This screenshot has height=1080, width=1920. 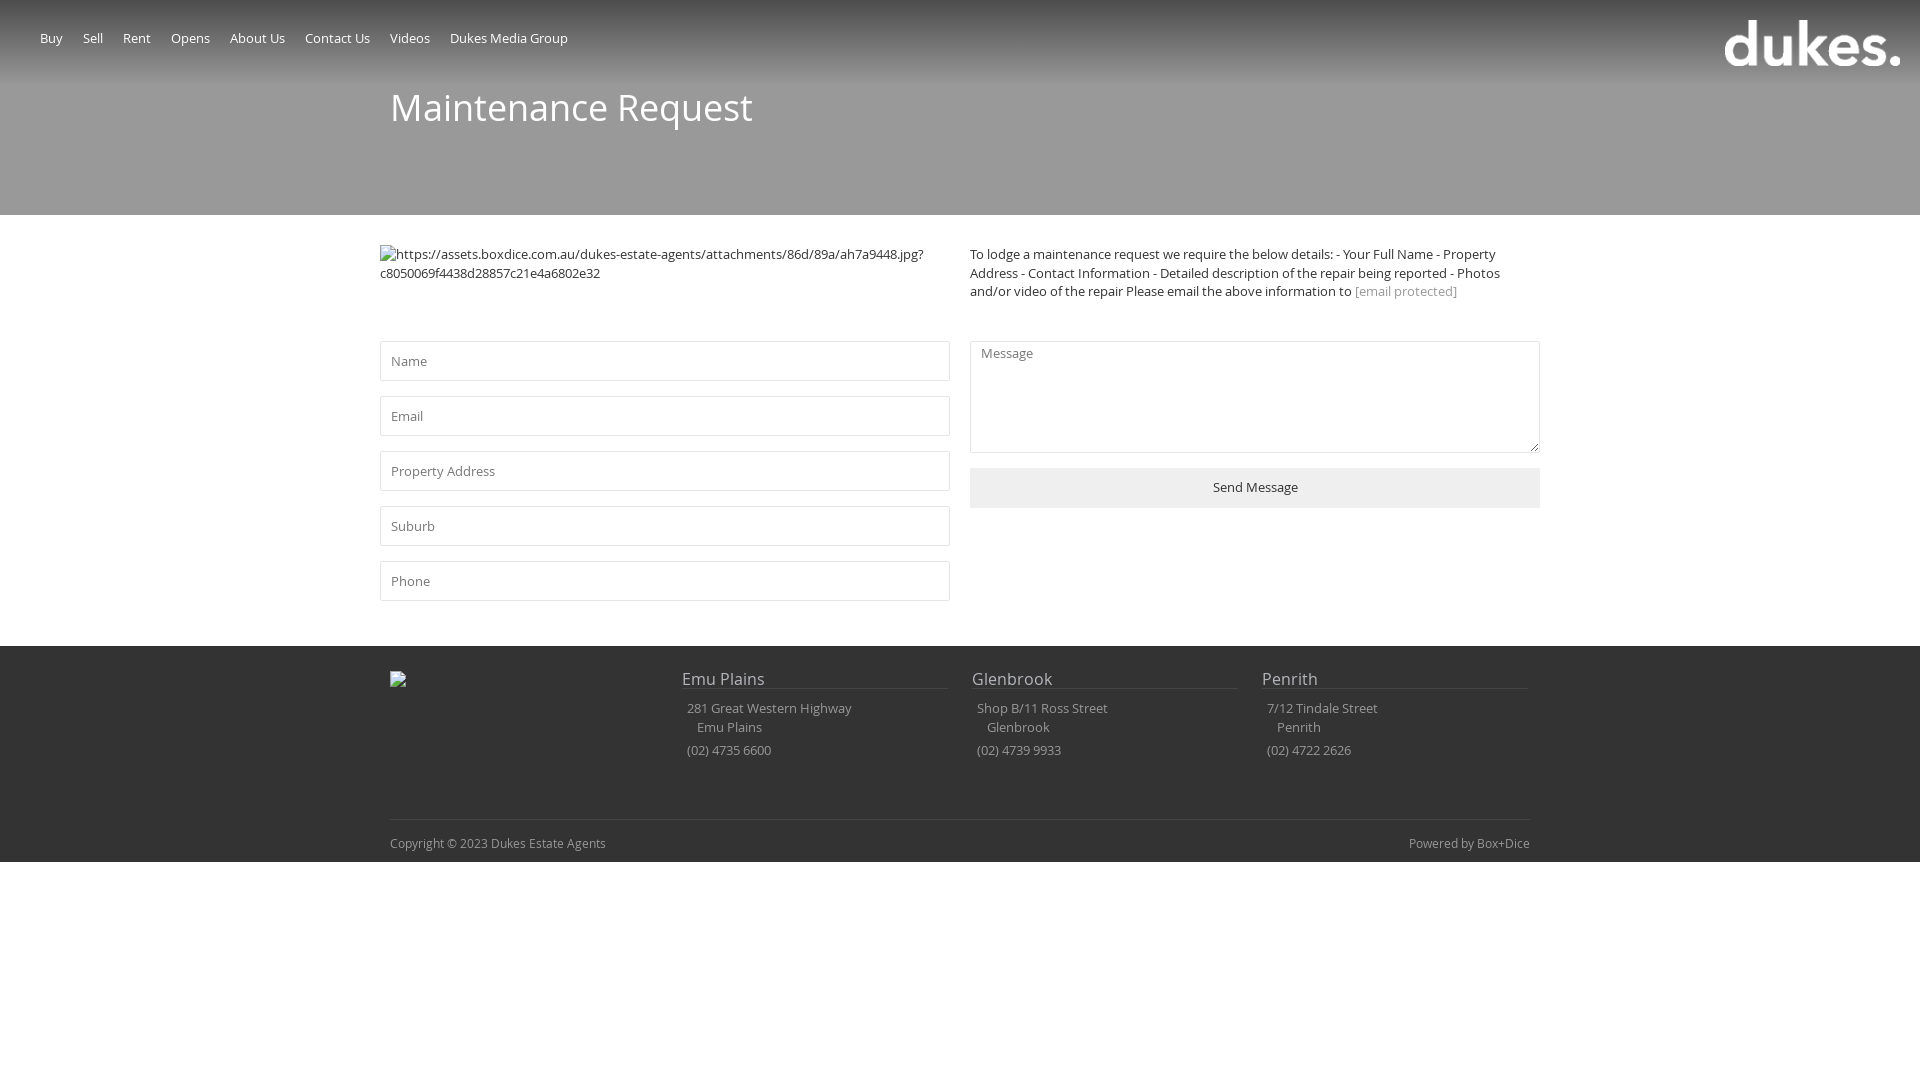 I want to click on 'Emu Plains', so click(x=815, y=679).